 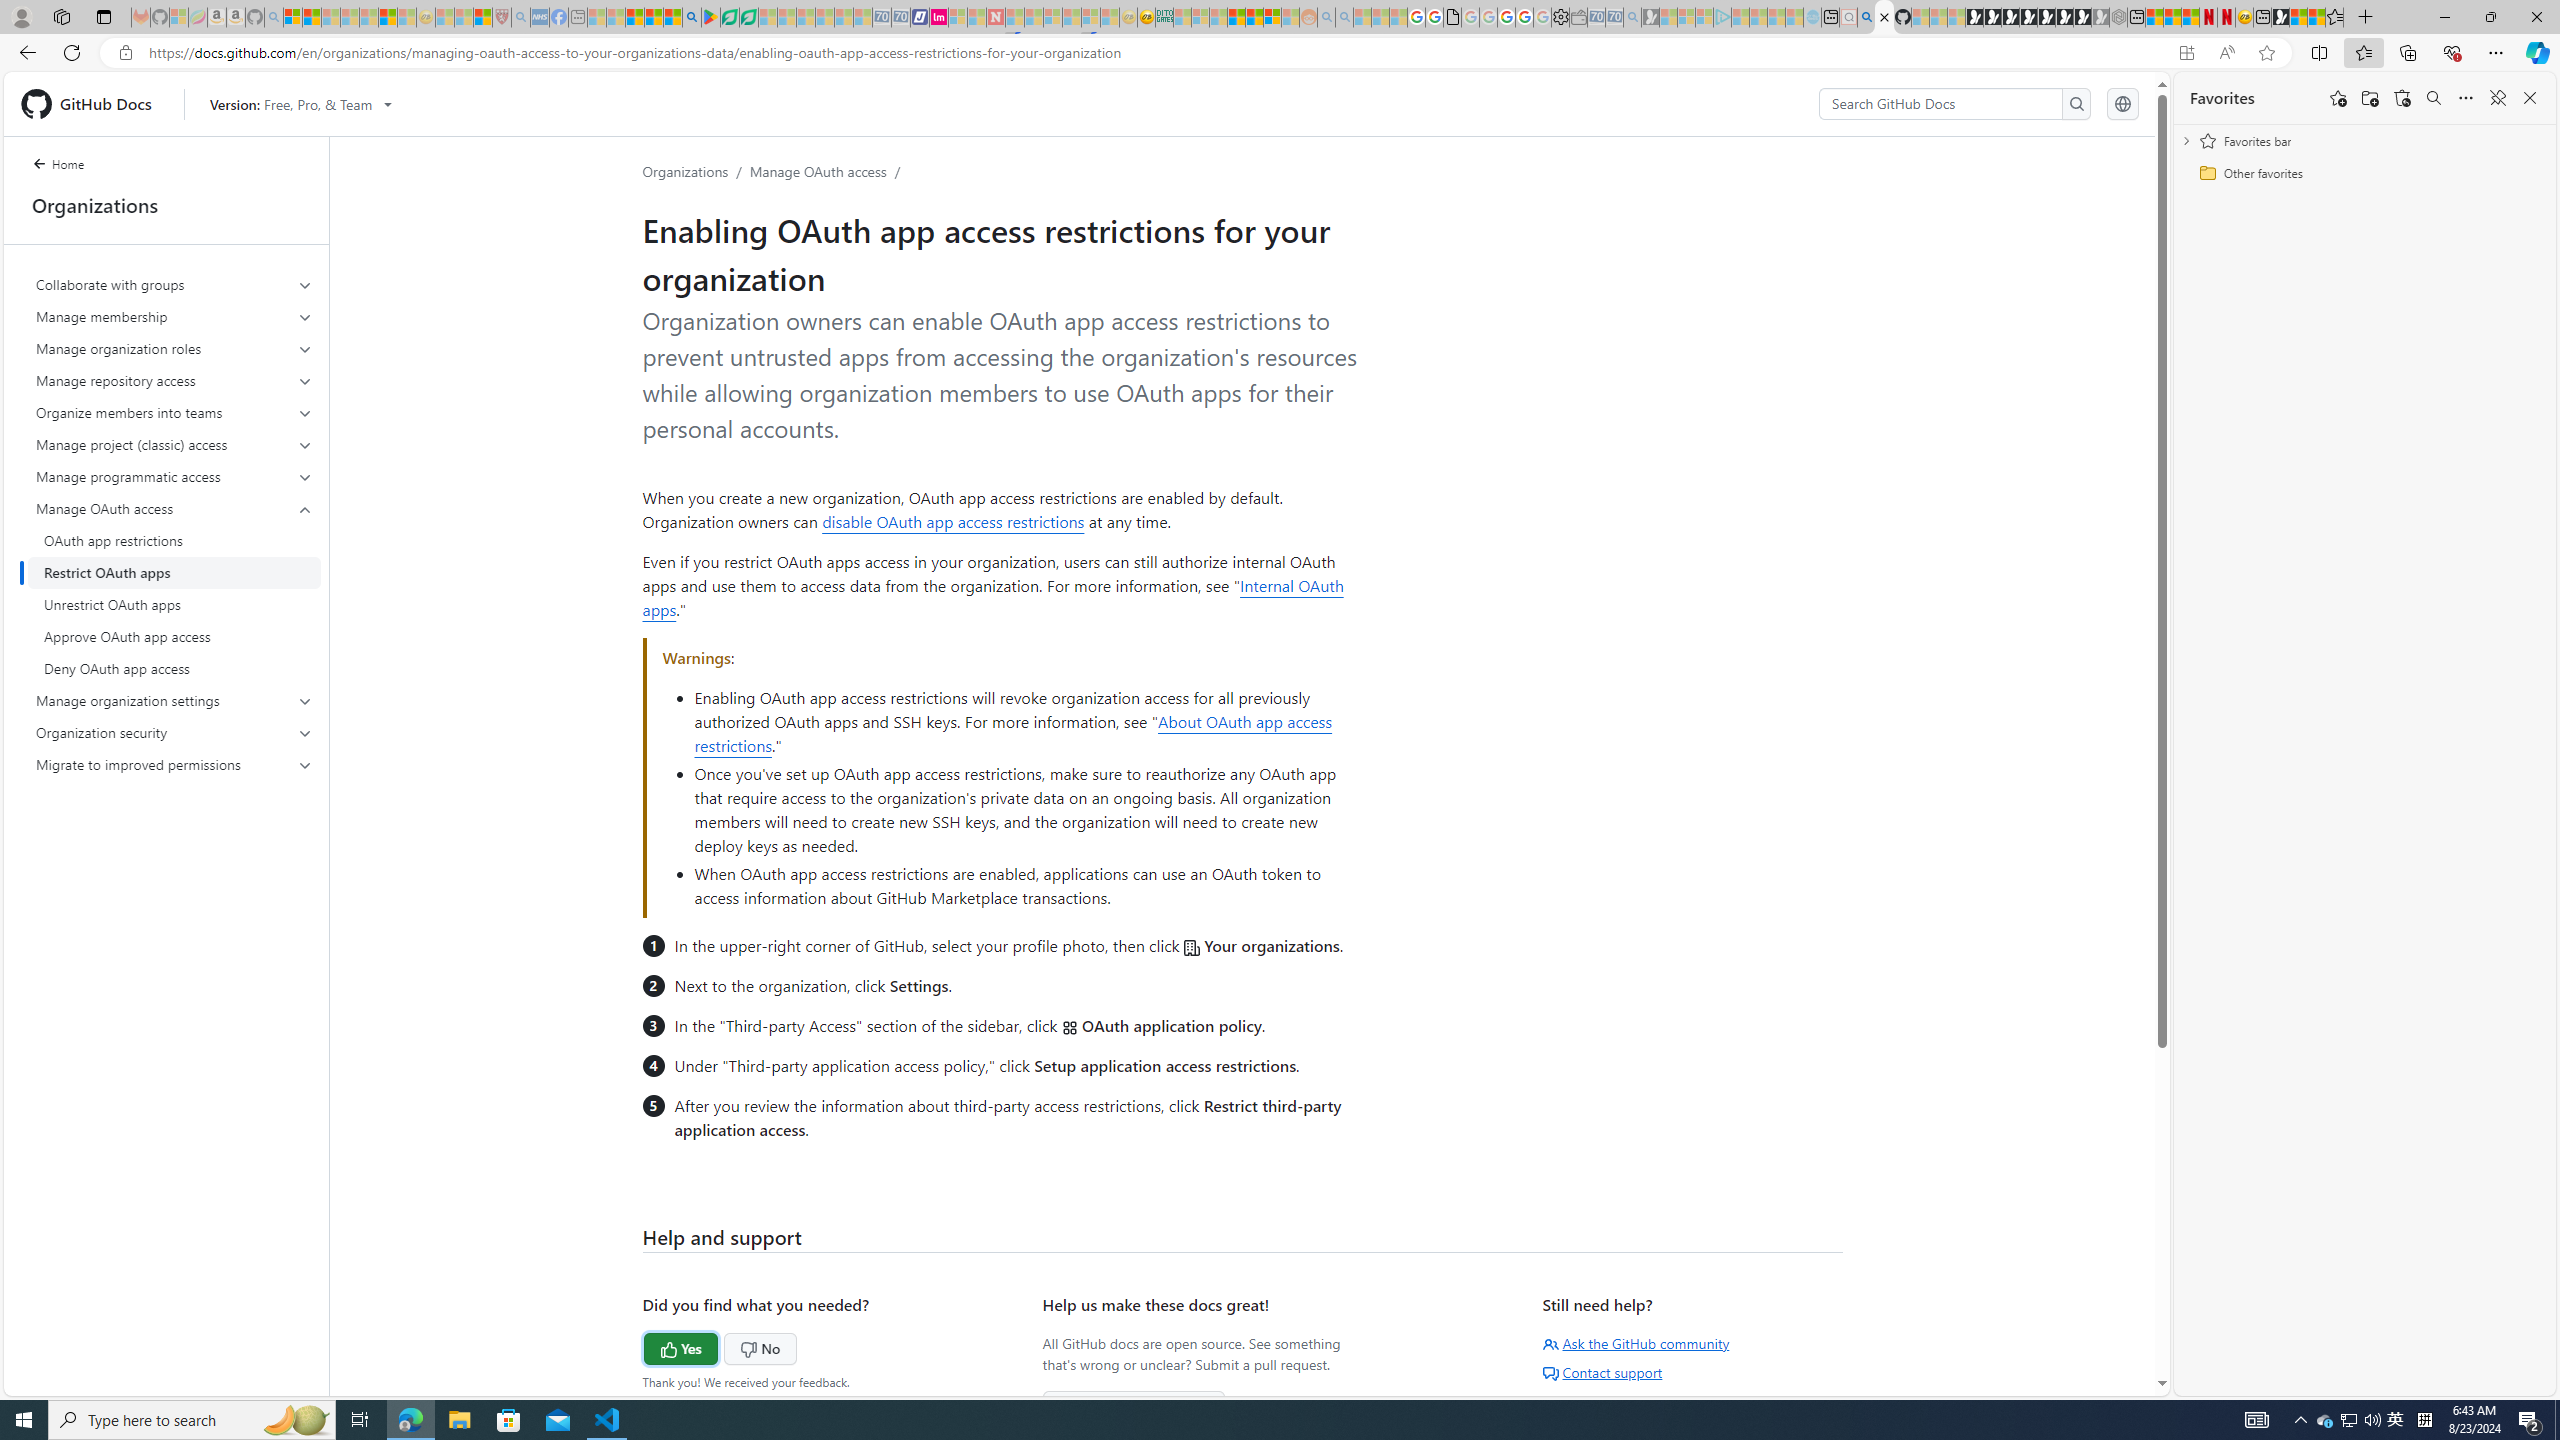 I want to click on 'google_privacy_policy_zh-CN.pdf', so click(x=1451, y=16).